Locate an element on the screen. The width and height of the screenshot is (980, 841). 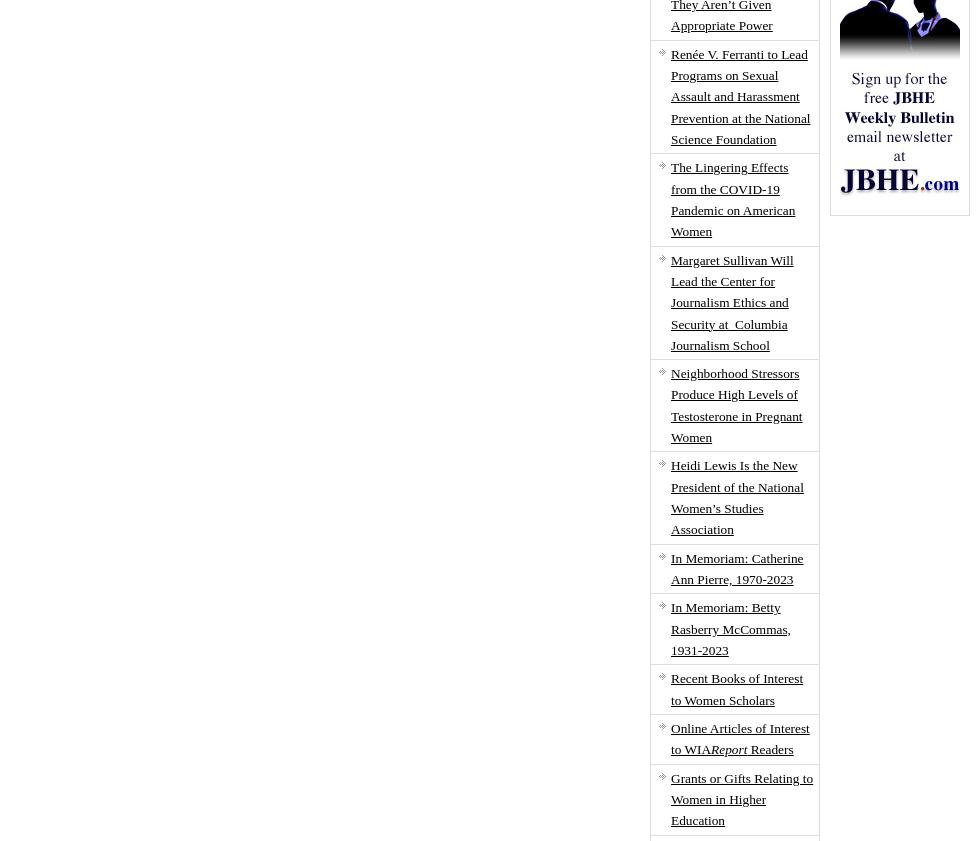
'Recent Books of Interest to Women Scholars' is located at coordinates (736, 689).